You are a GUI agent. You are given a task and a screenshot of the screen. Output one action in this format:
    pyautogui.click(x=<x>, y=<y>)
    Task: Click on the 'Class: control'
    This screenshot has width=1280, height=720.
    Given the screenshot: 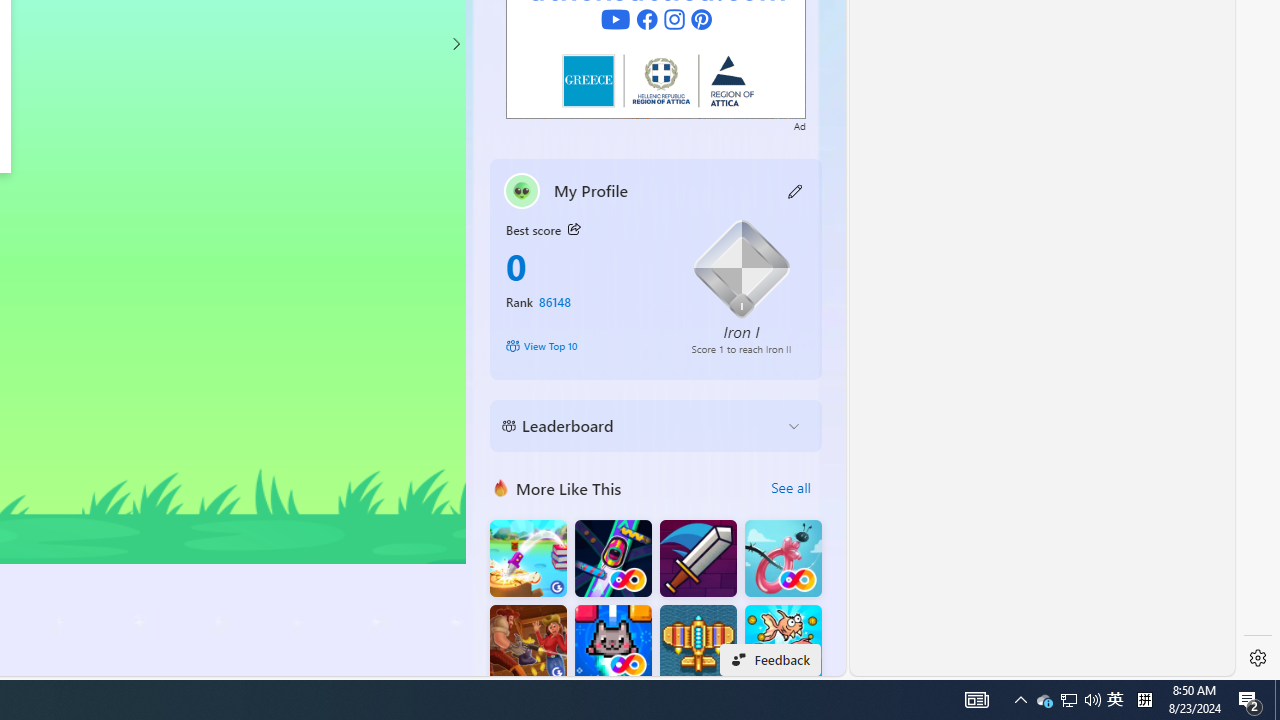 What is the action you would take?
    pyautogui.click(x=454, y=43)
    